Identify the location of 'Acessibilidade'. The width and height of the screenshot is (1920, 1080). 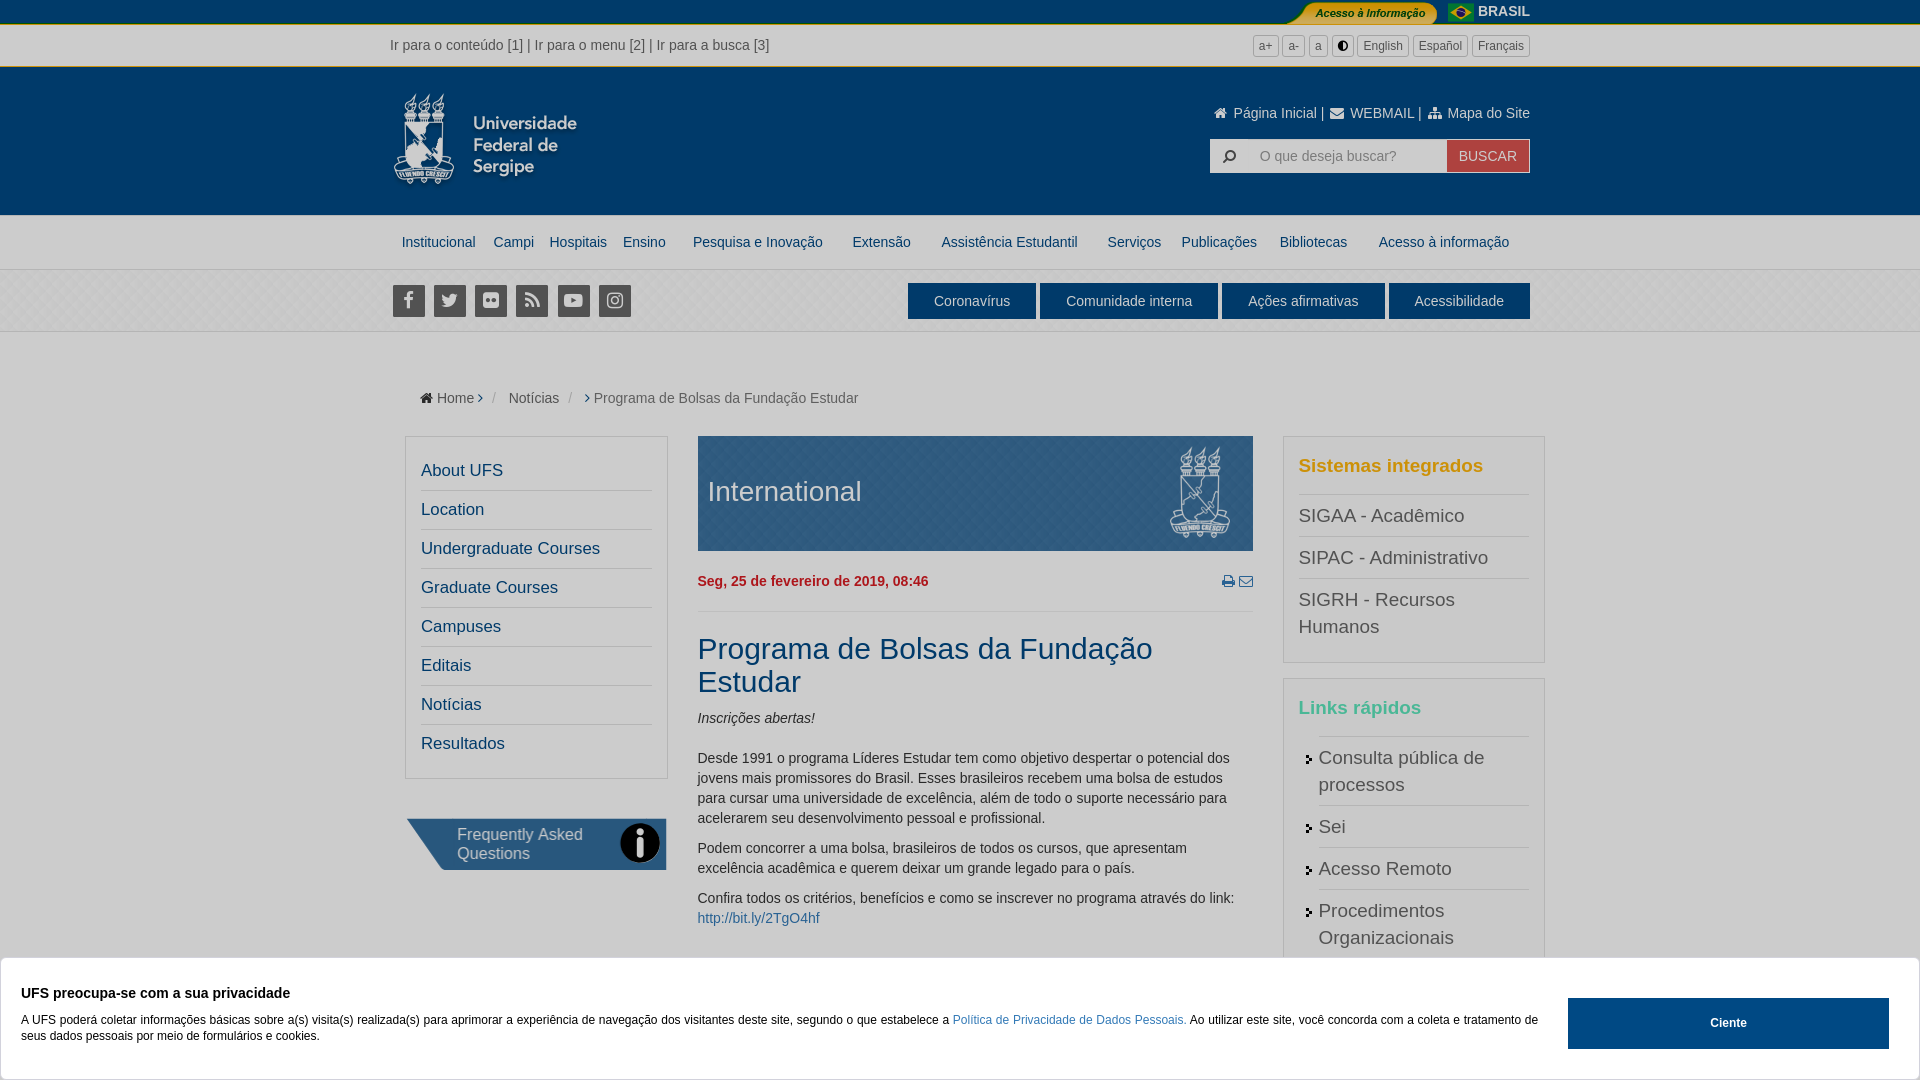
(1386, 300).